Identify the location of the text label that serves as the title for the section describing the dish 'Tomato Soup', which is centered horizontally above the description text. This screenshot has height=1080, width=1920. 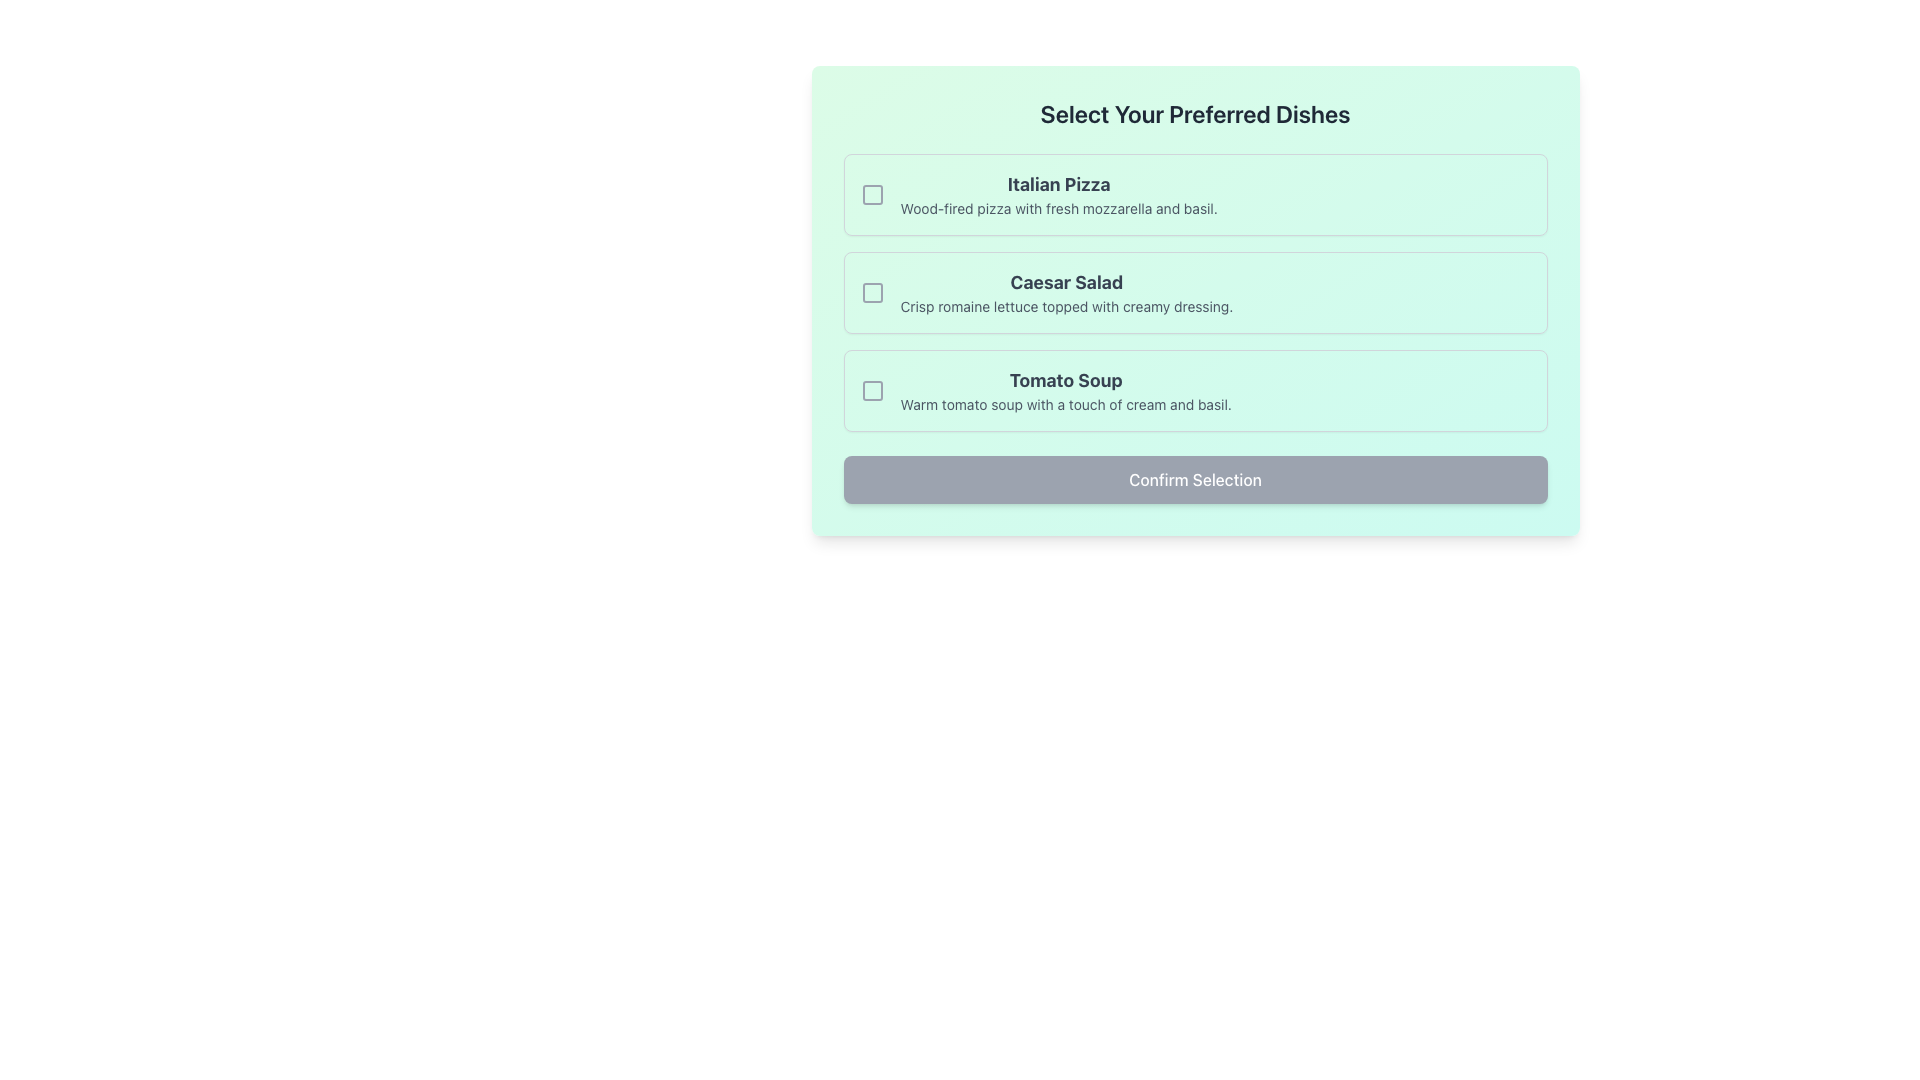
(1065, 381).